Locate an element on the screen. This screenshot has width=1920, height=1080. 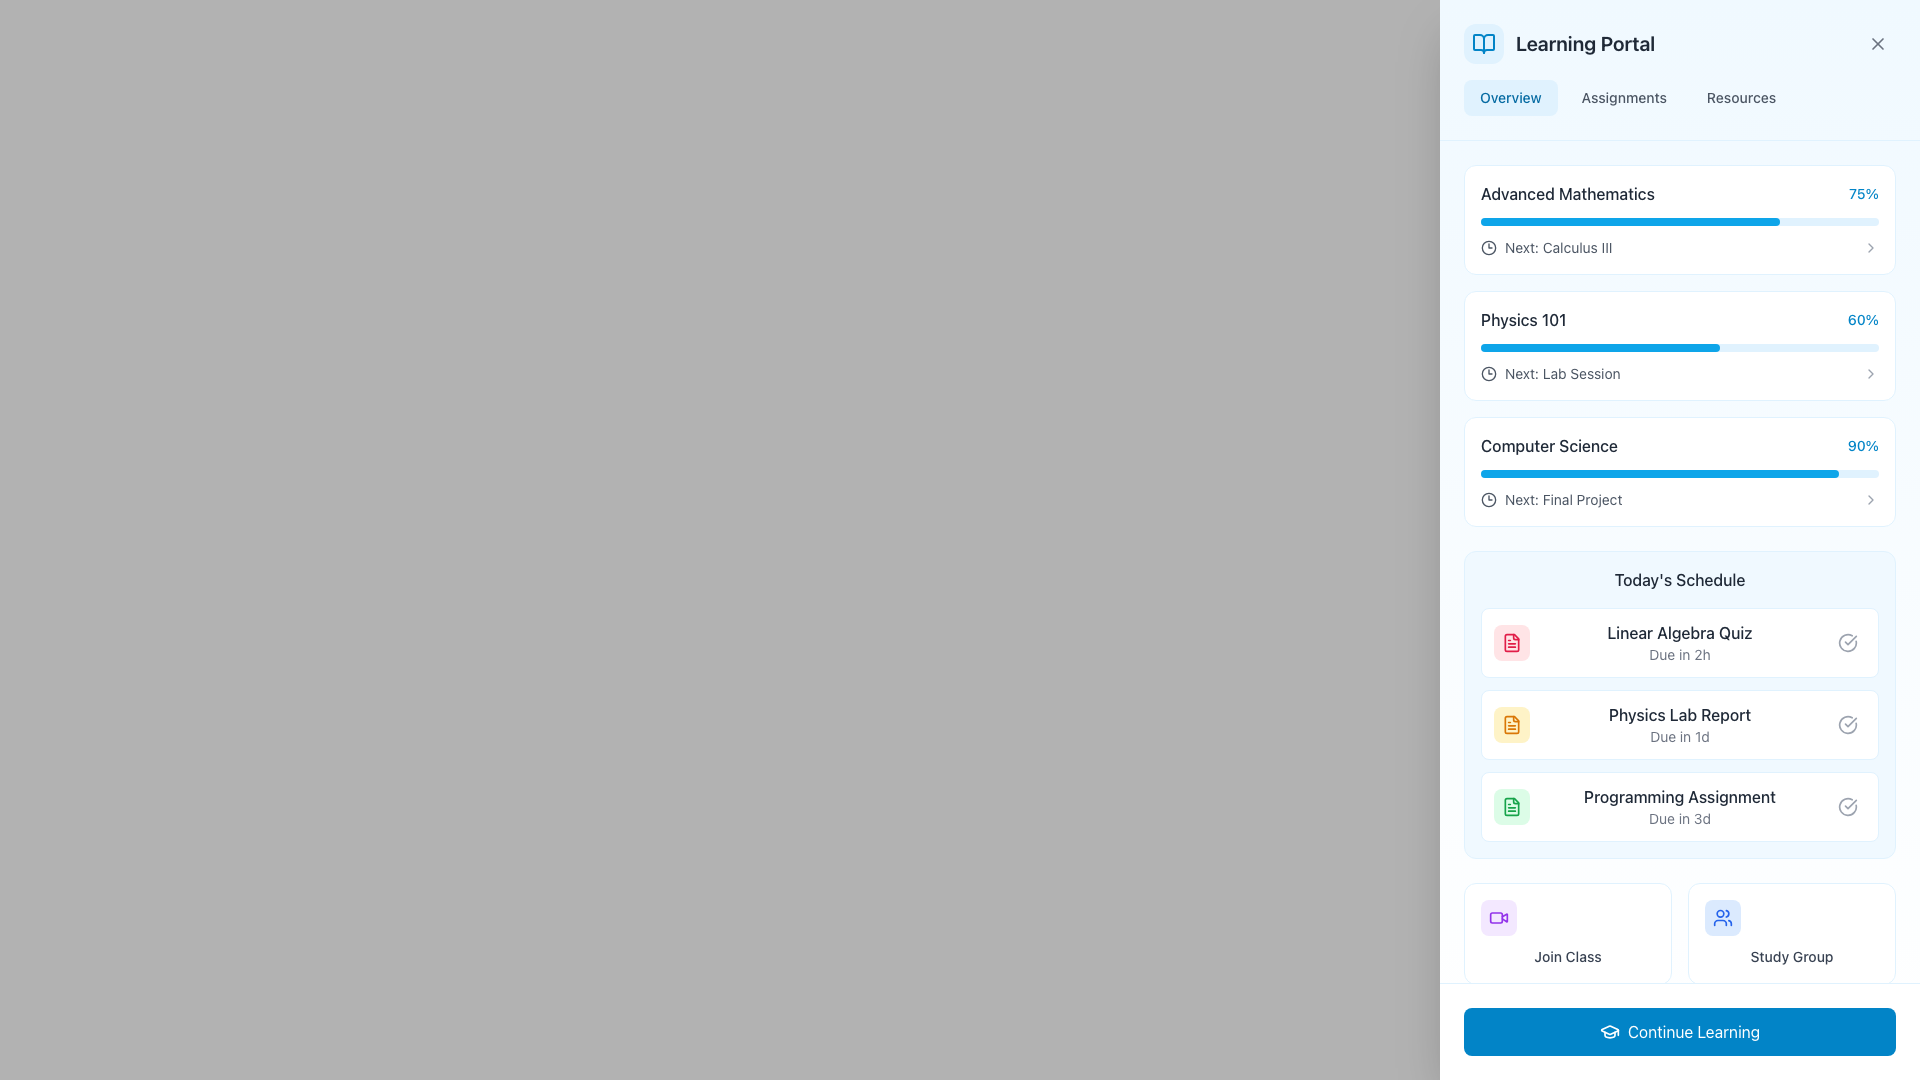
the progress bar indicating 75% completion under the 'Advanced Mathematics' section is located at coordinates (1680, 222).